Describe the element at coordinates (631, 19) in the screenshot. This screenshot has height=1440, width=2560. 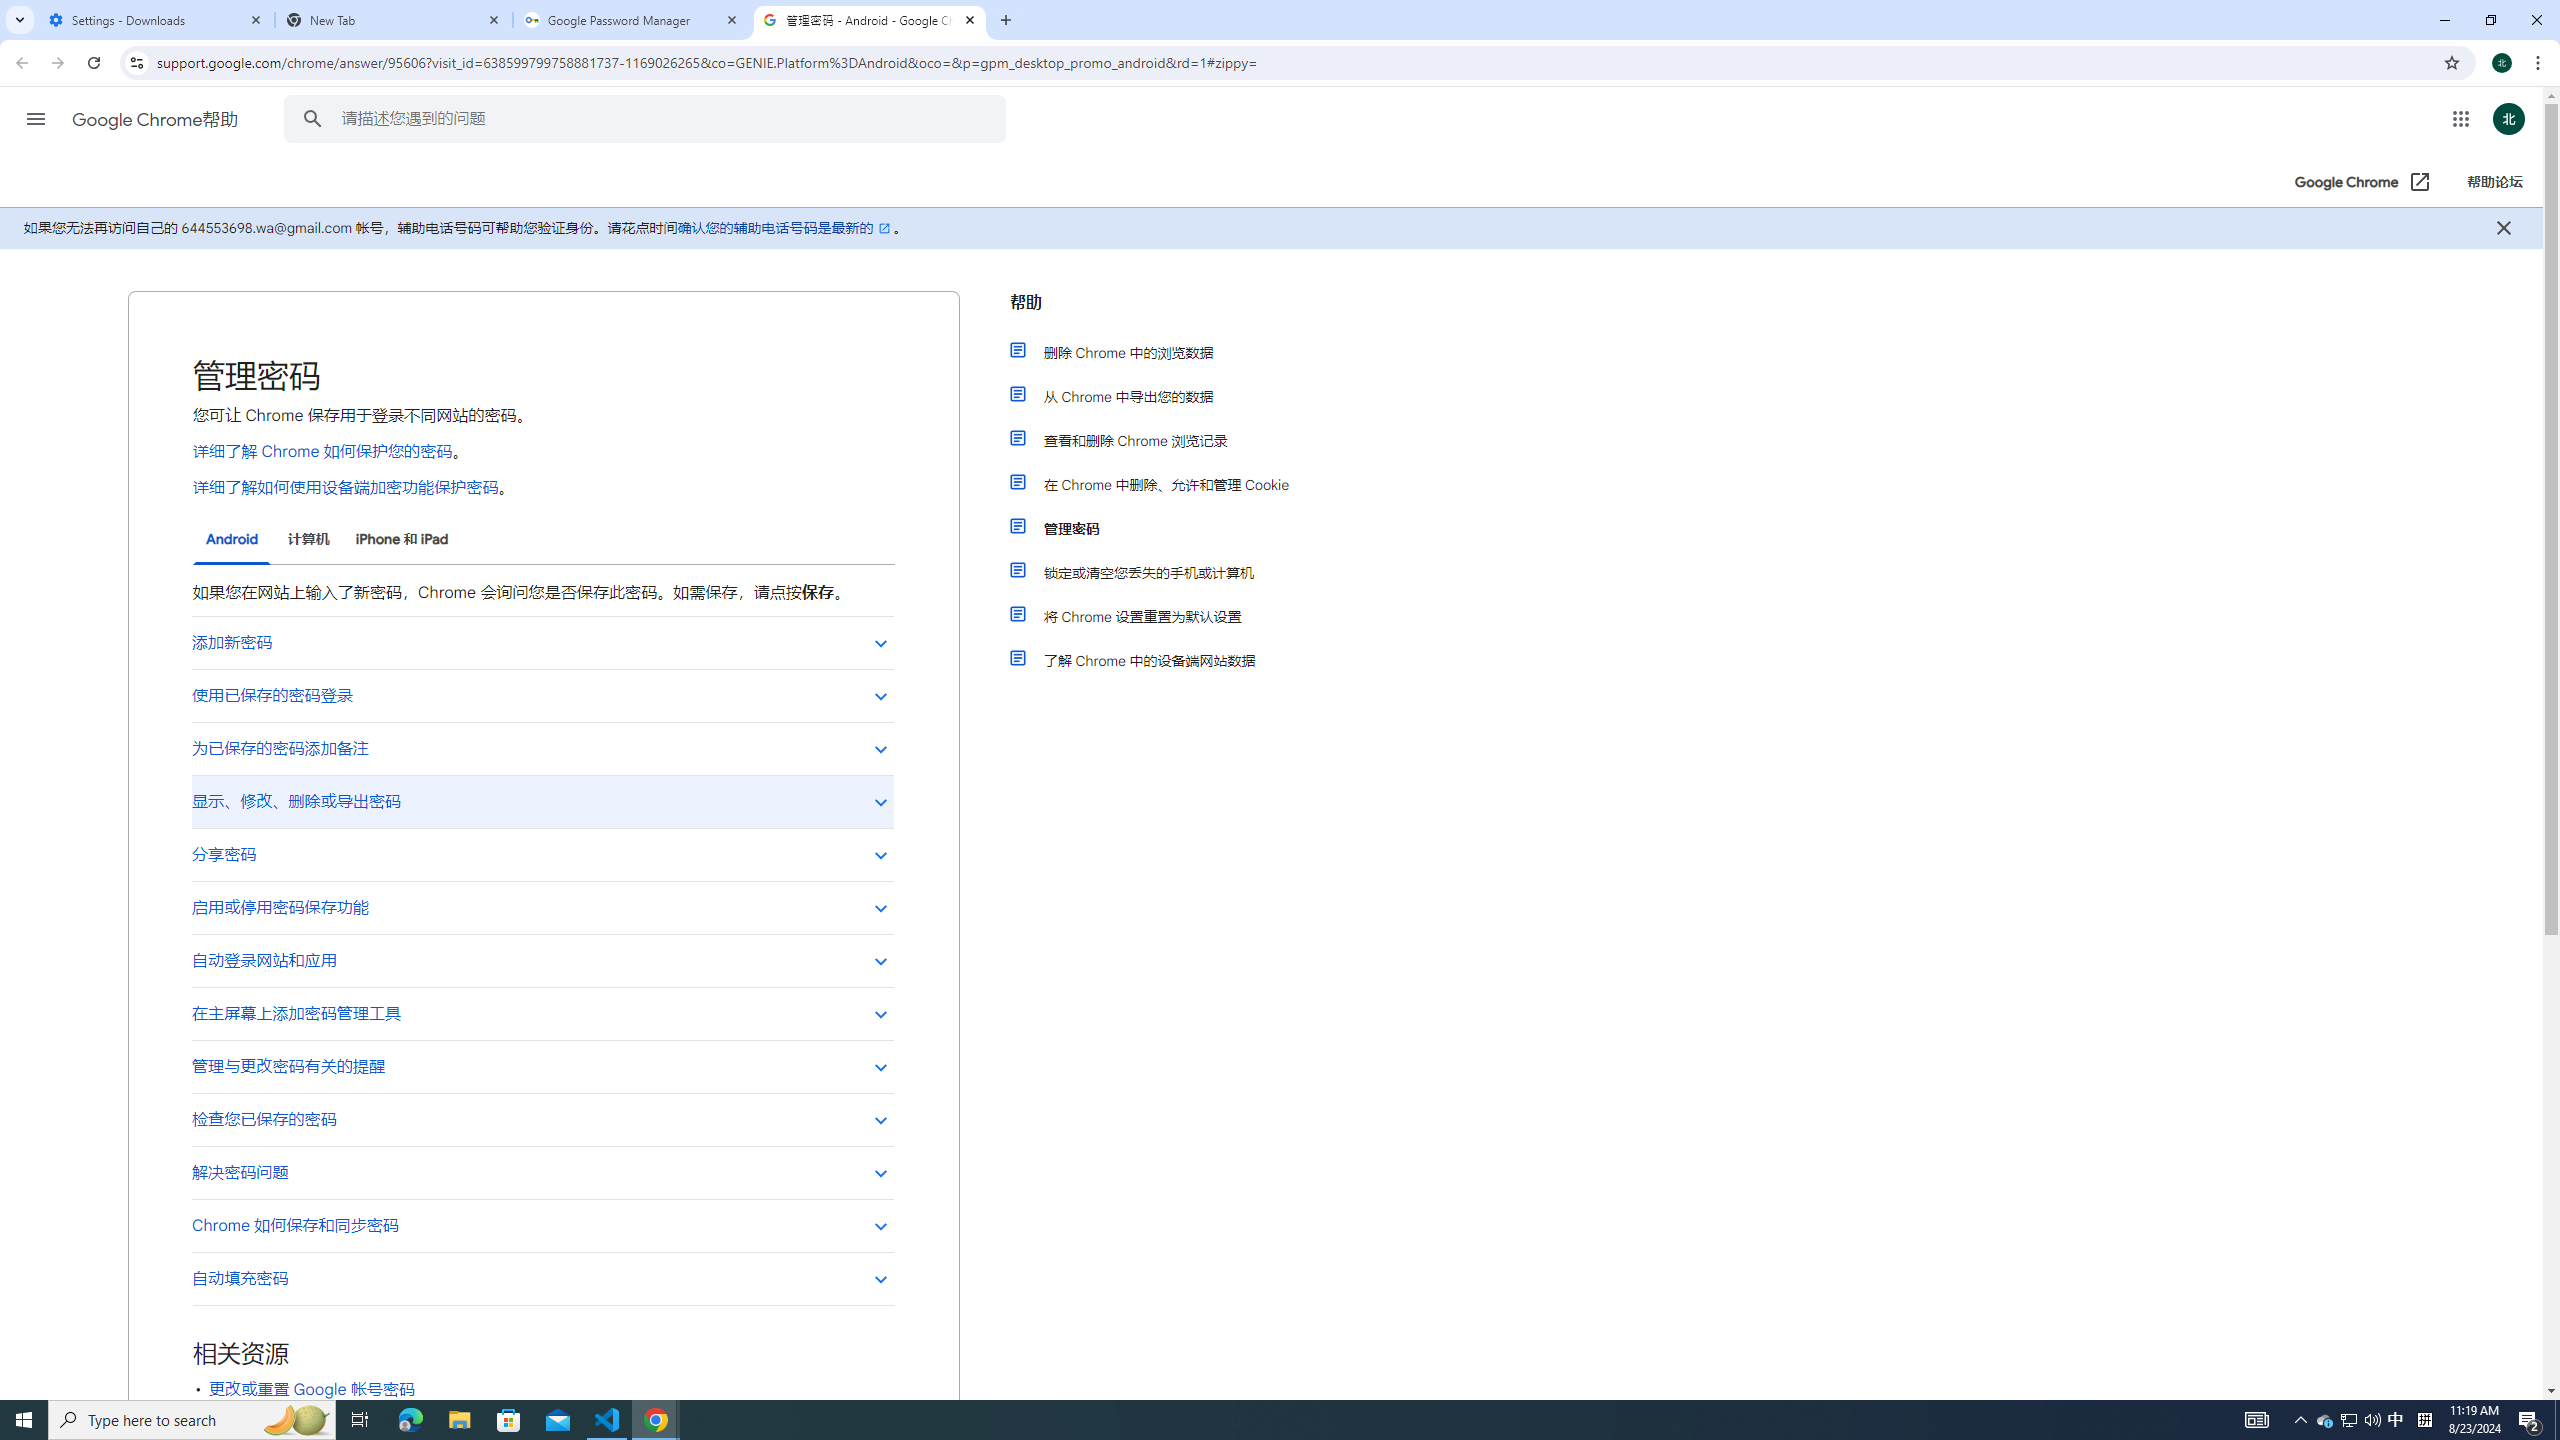
I see `'Google Password Manager'` at that location.